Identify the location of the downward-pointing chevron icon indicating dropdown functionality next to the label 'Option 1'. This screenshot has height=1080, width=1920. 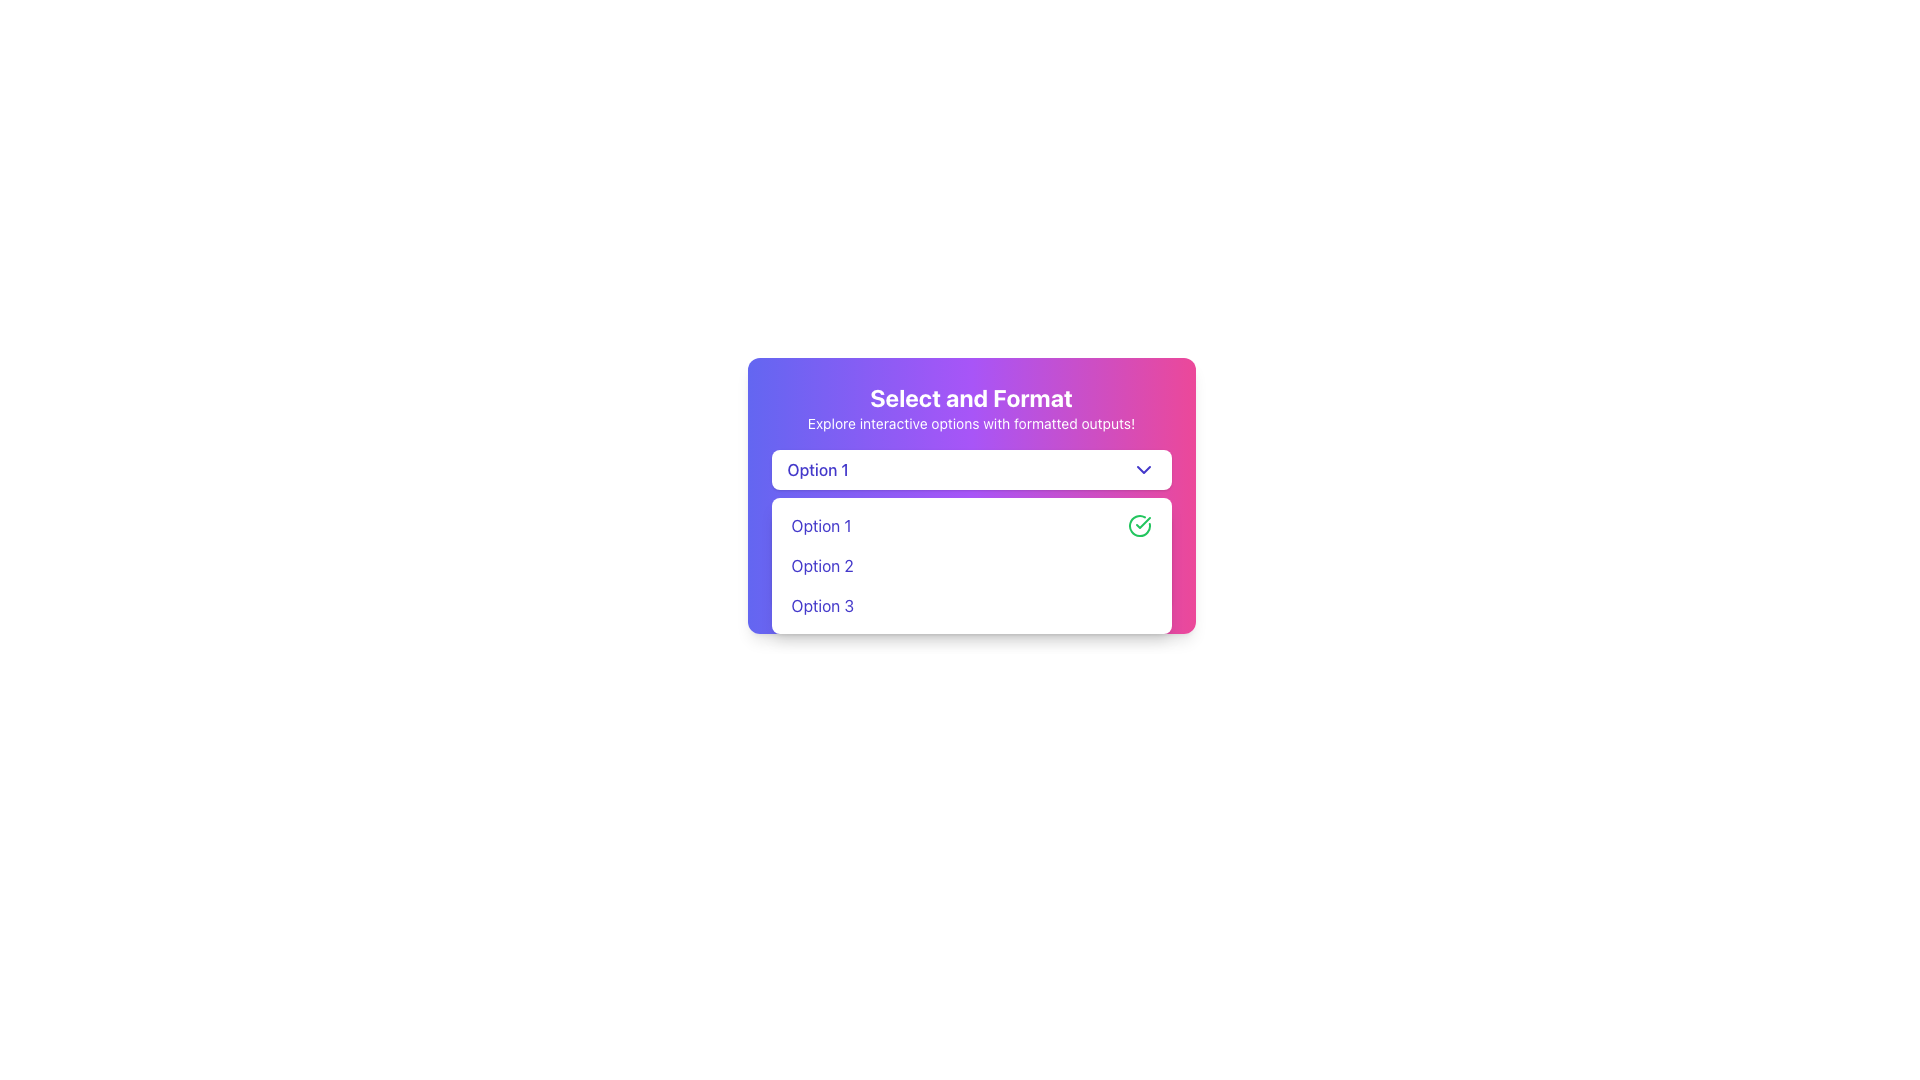
(1143, 470).